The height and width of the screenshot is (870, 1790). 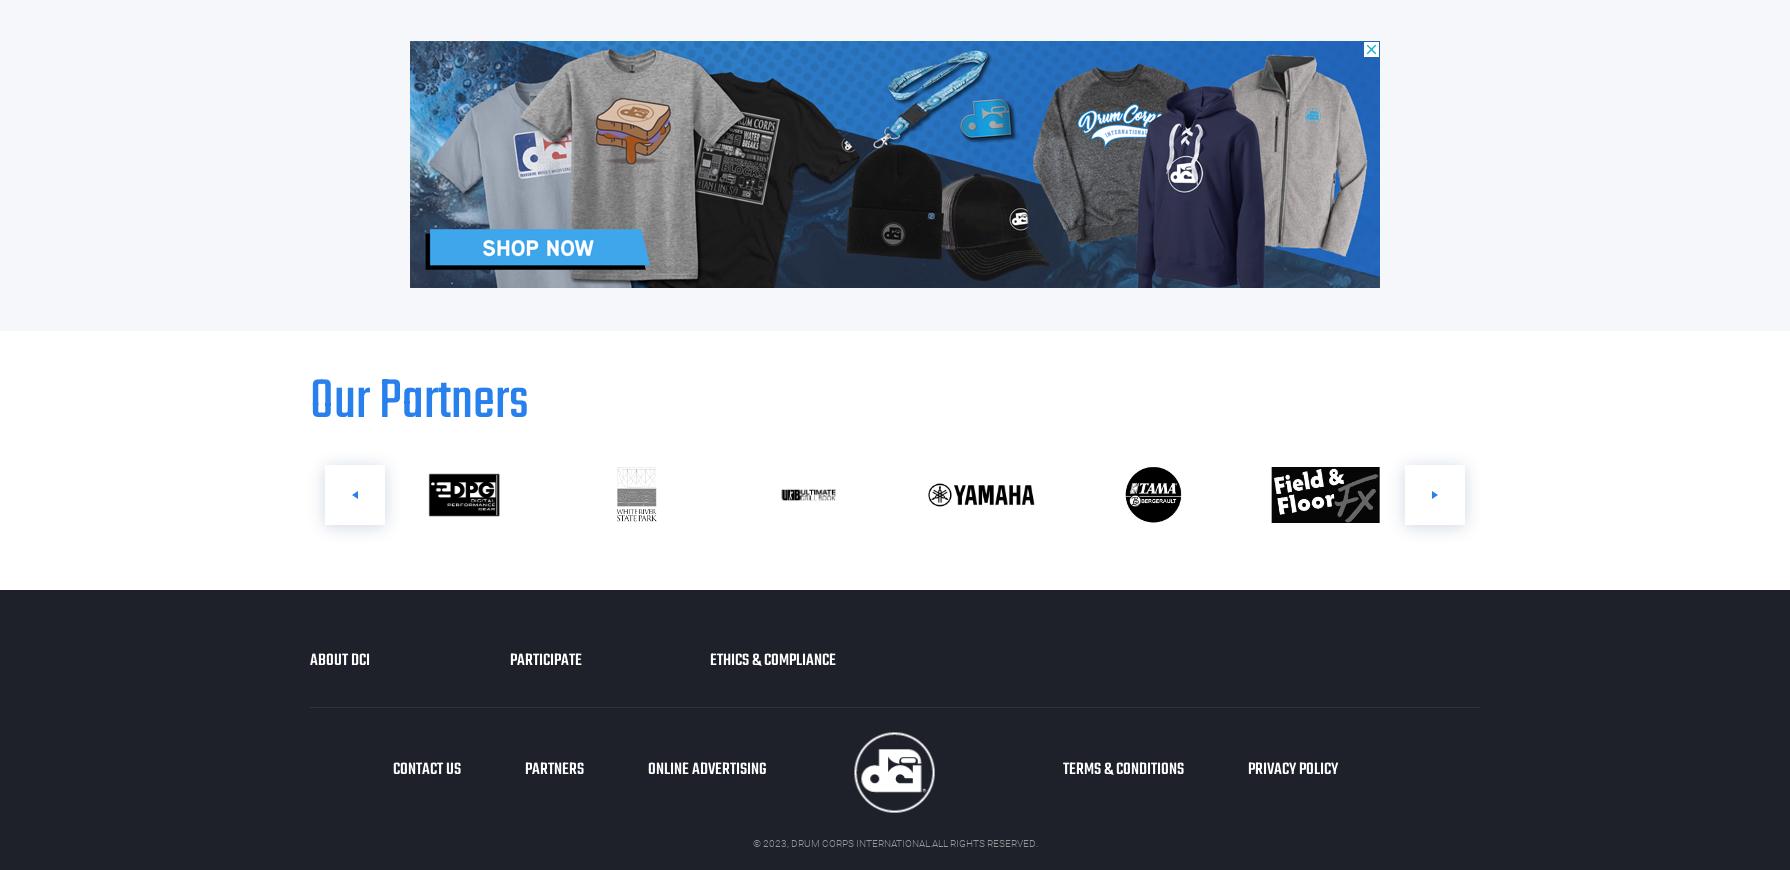 I want to click on 'PARTNERS', so click(x=553, y=770).